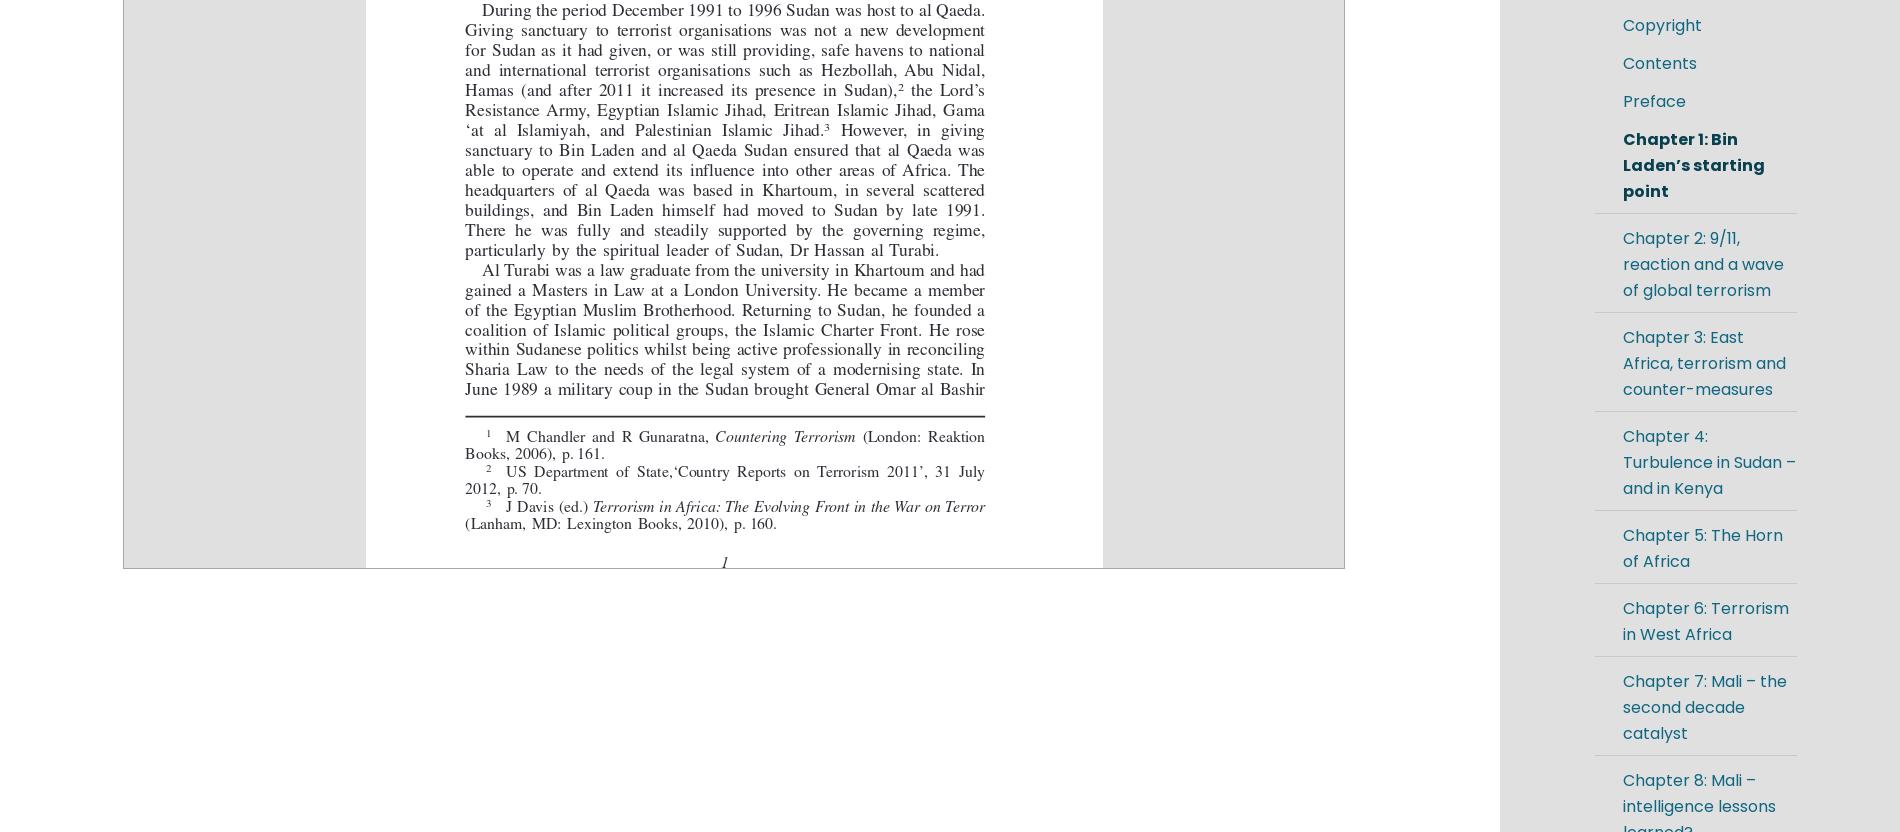  Describe the element at coordinates (1701, 548) in the screenshot. I see `'Chapter 5: The Horn of Africa'` at that location.